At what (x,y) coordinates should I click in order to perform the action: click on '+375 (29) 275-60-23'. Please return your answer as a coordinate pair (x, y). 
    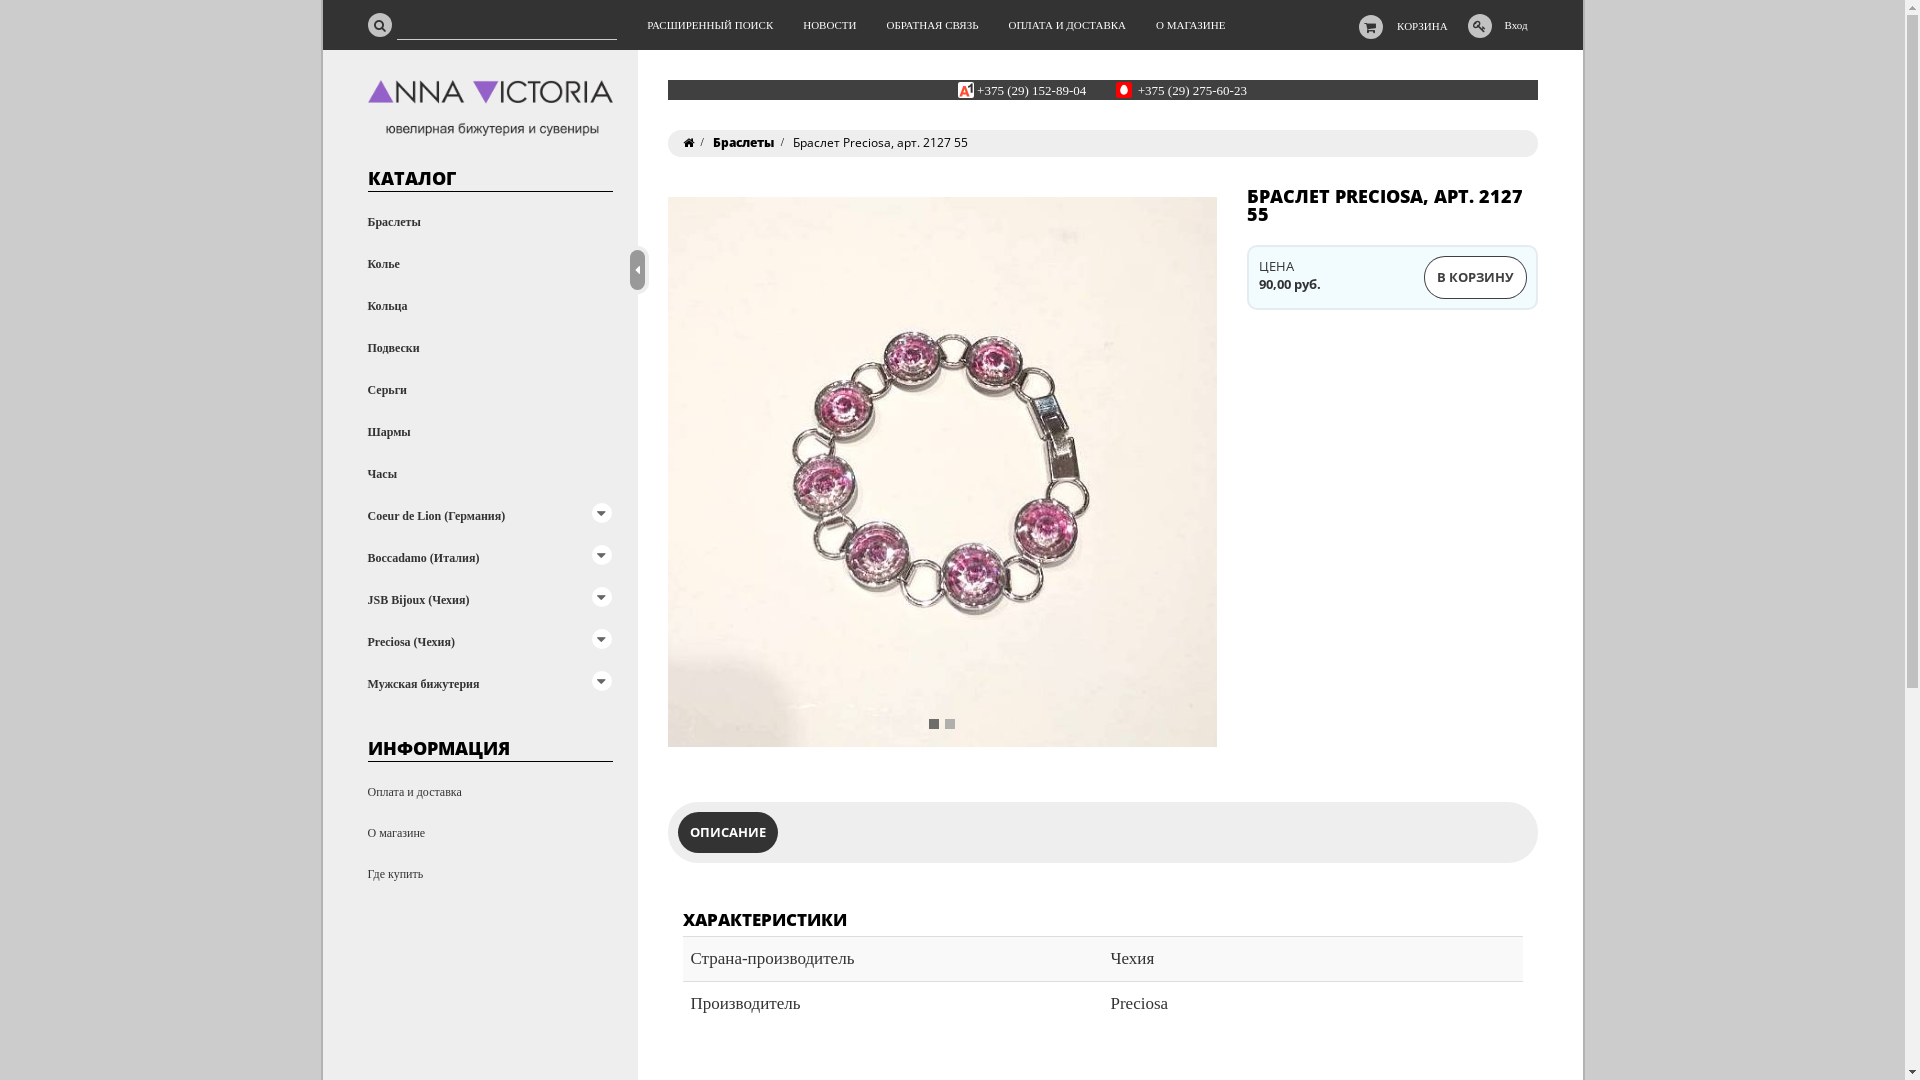
    Looking at the image, I should click on (1192, 88).